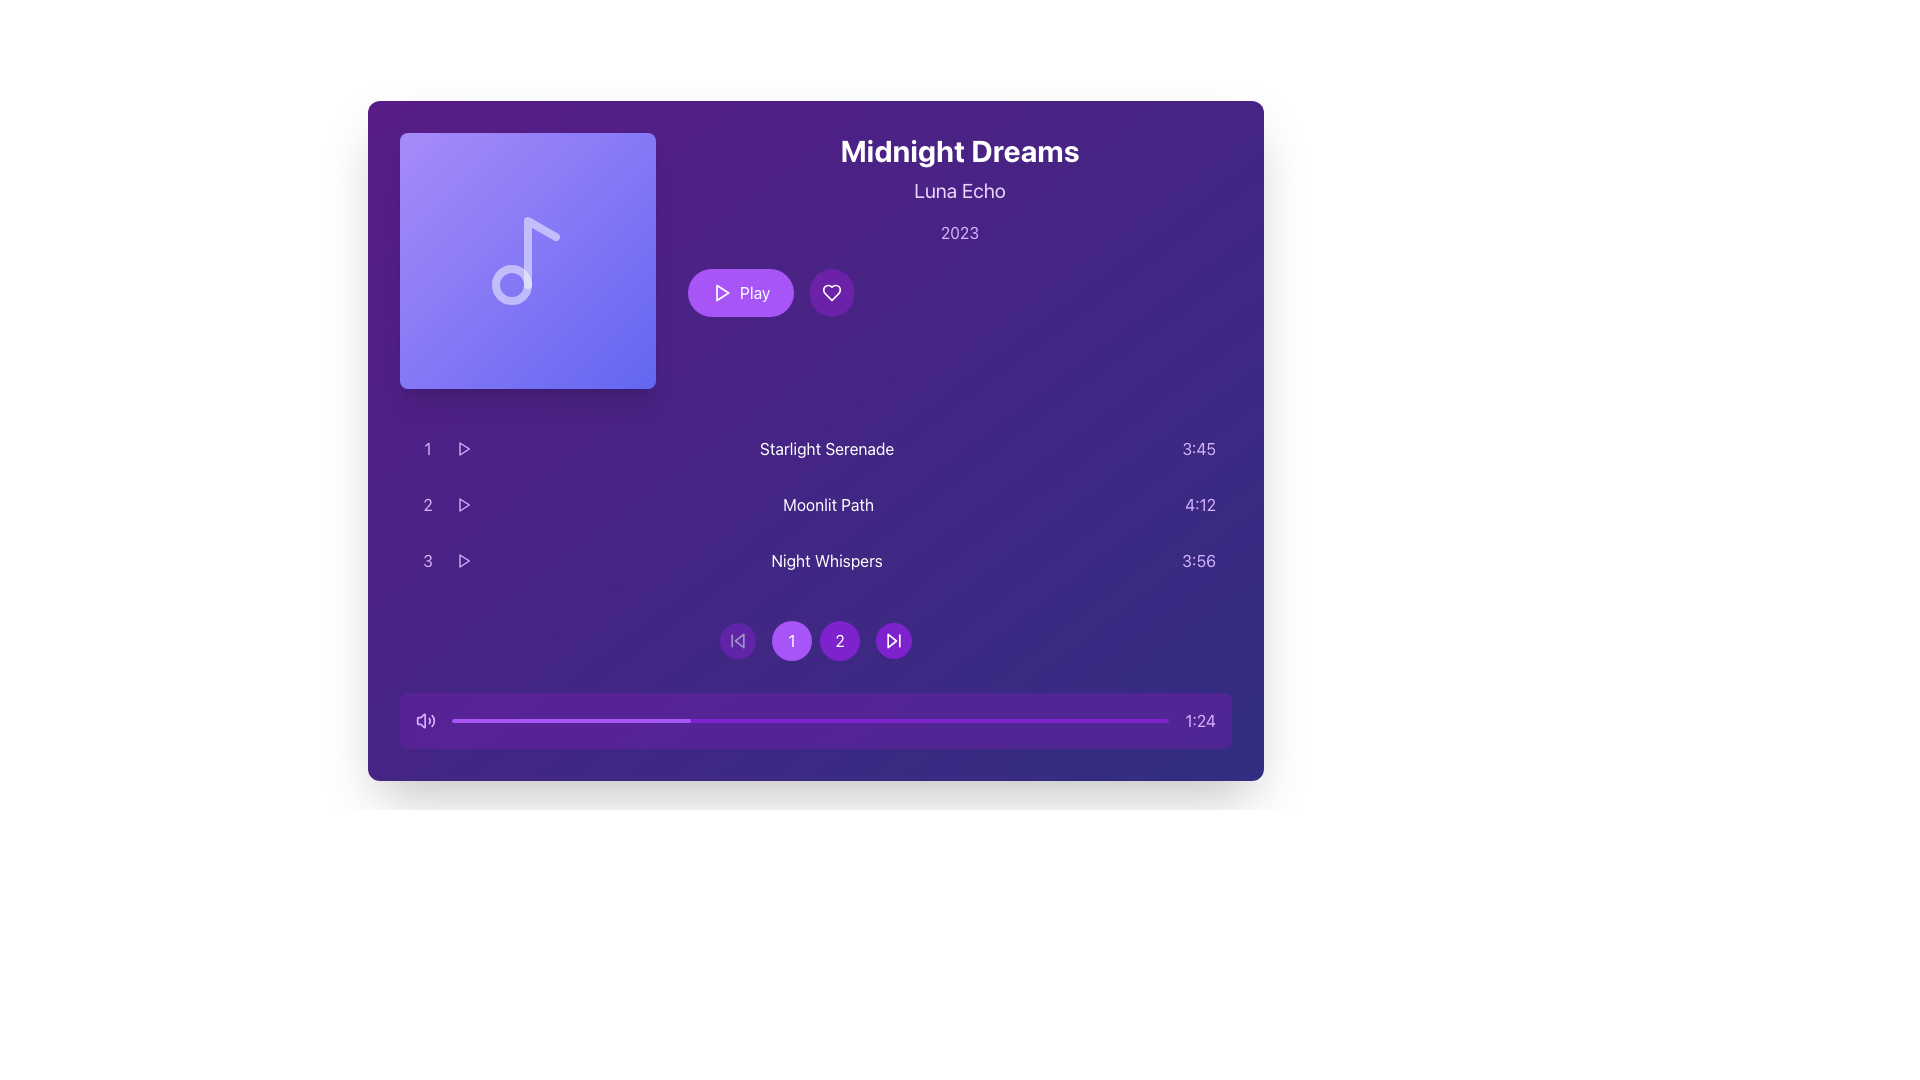 This screenshot has height=1080, width=1920. Describe the element at coordinates (737, 640) in the screenshot. I see `the circular button with a purple background and a white back arrow icon to observe the hover effect` at that location.